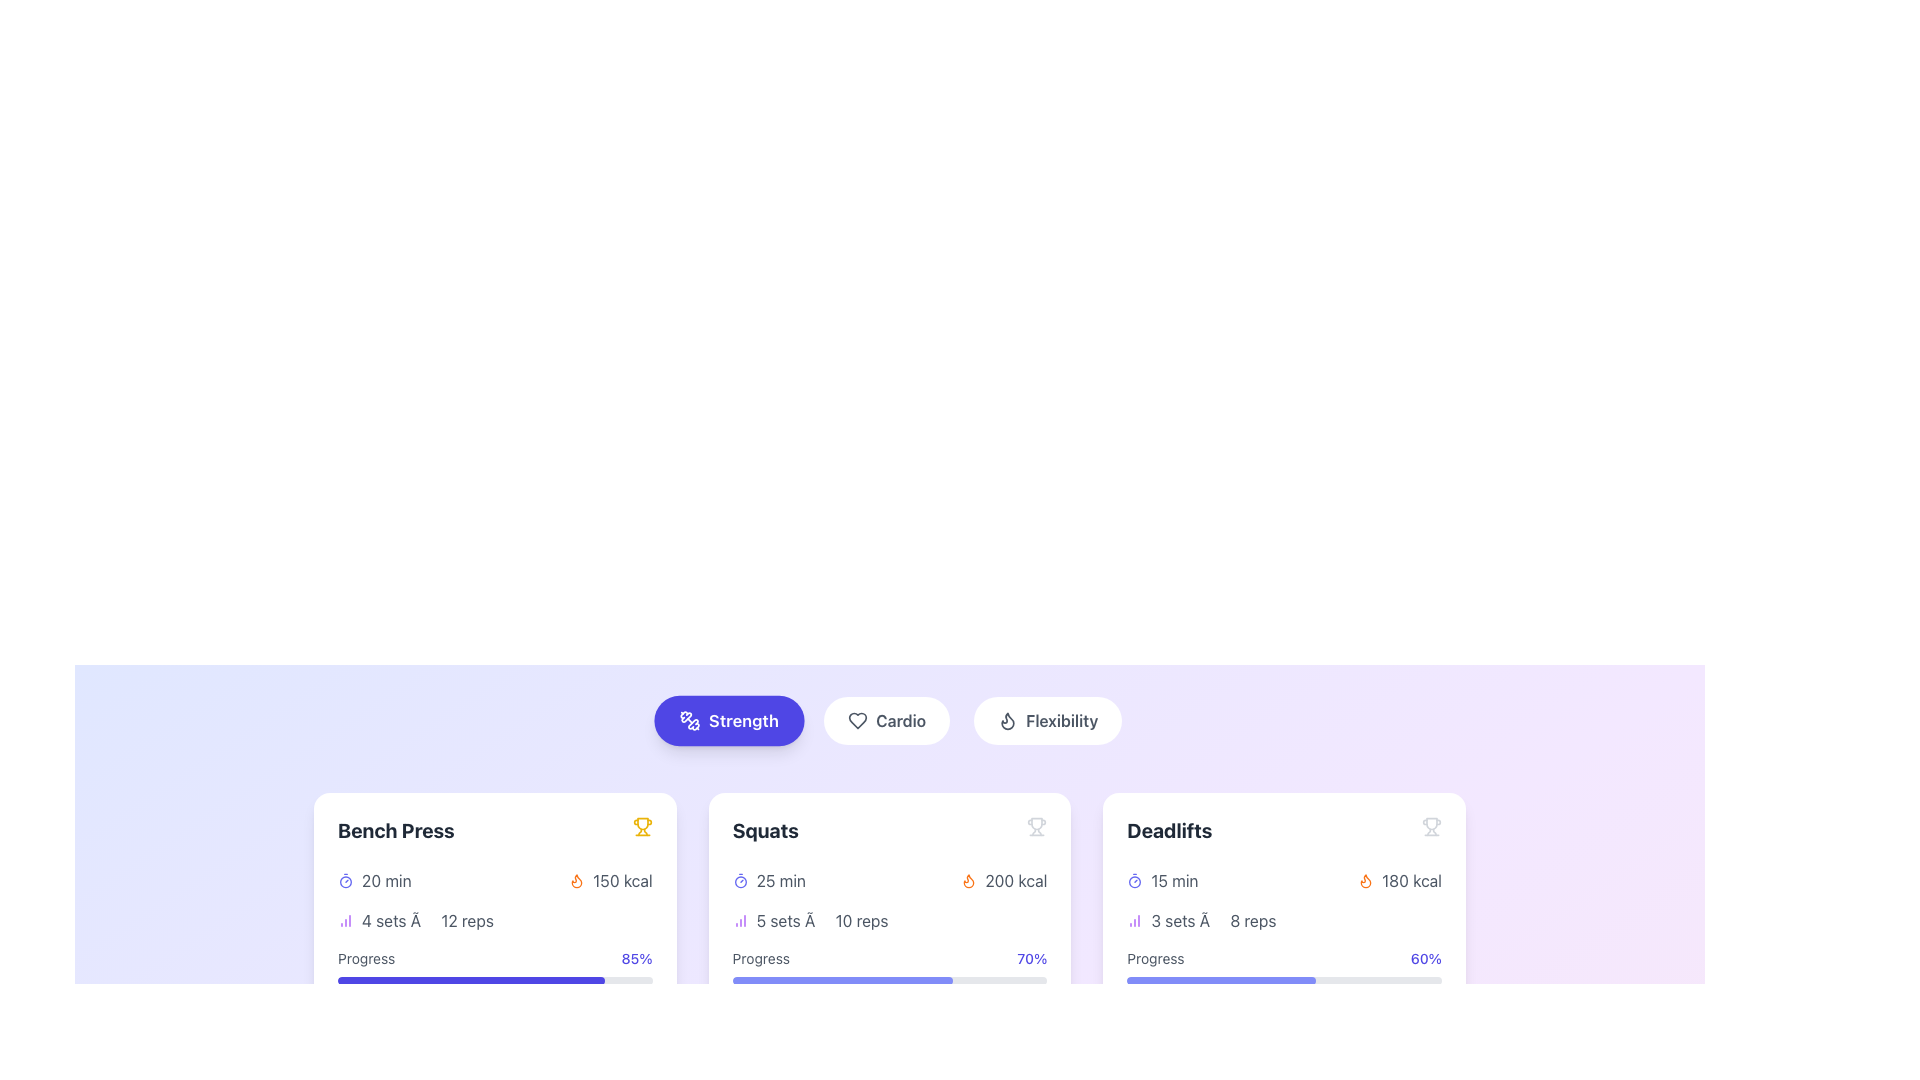  I want to click on the small purple SVG icon resembling a chart with increasing columns, located to the left of the text '3 sets × 8 reps' in the 'Deadlifts' section, so click(1135, 921).